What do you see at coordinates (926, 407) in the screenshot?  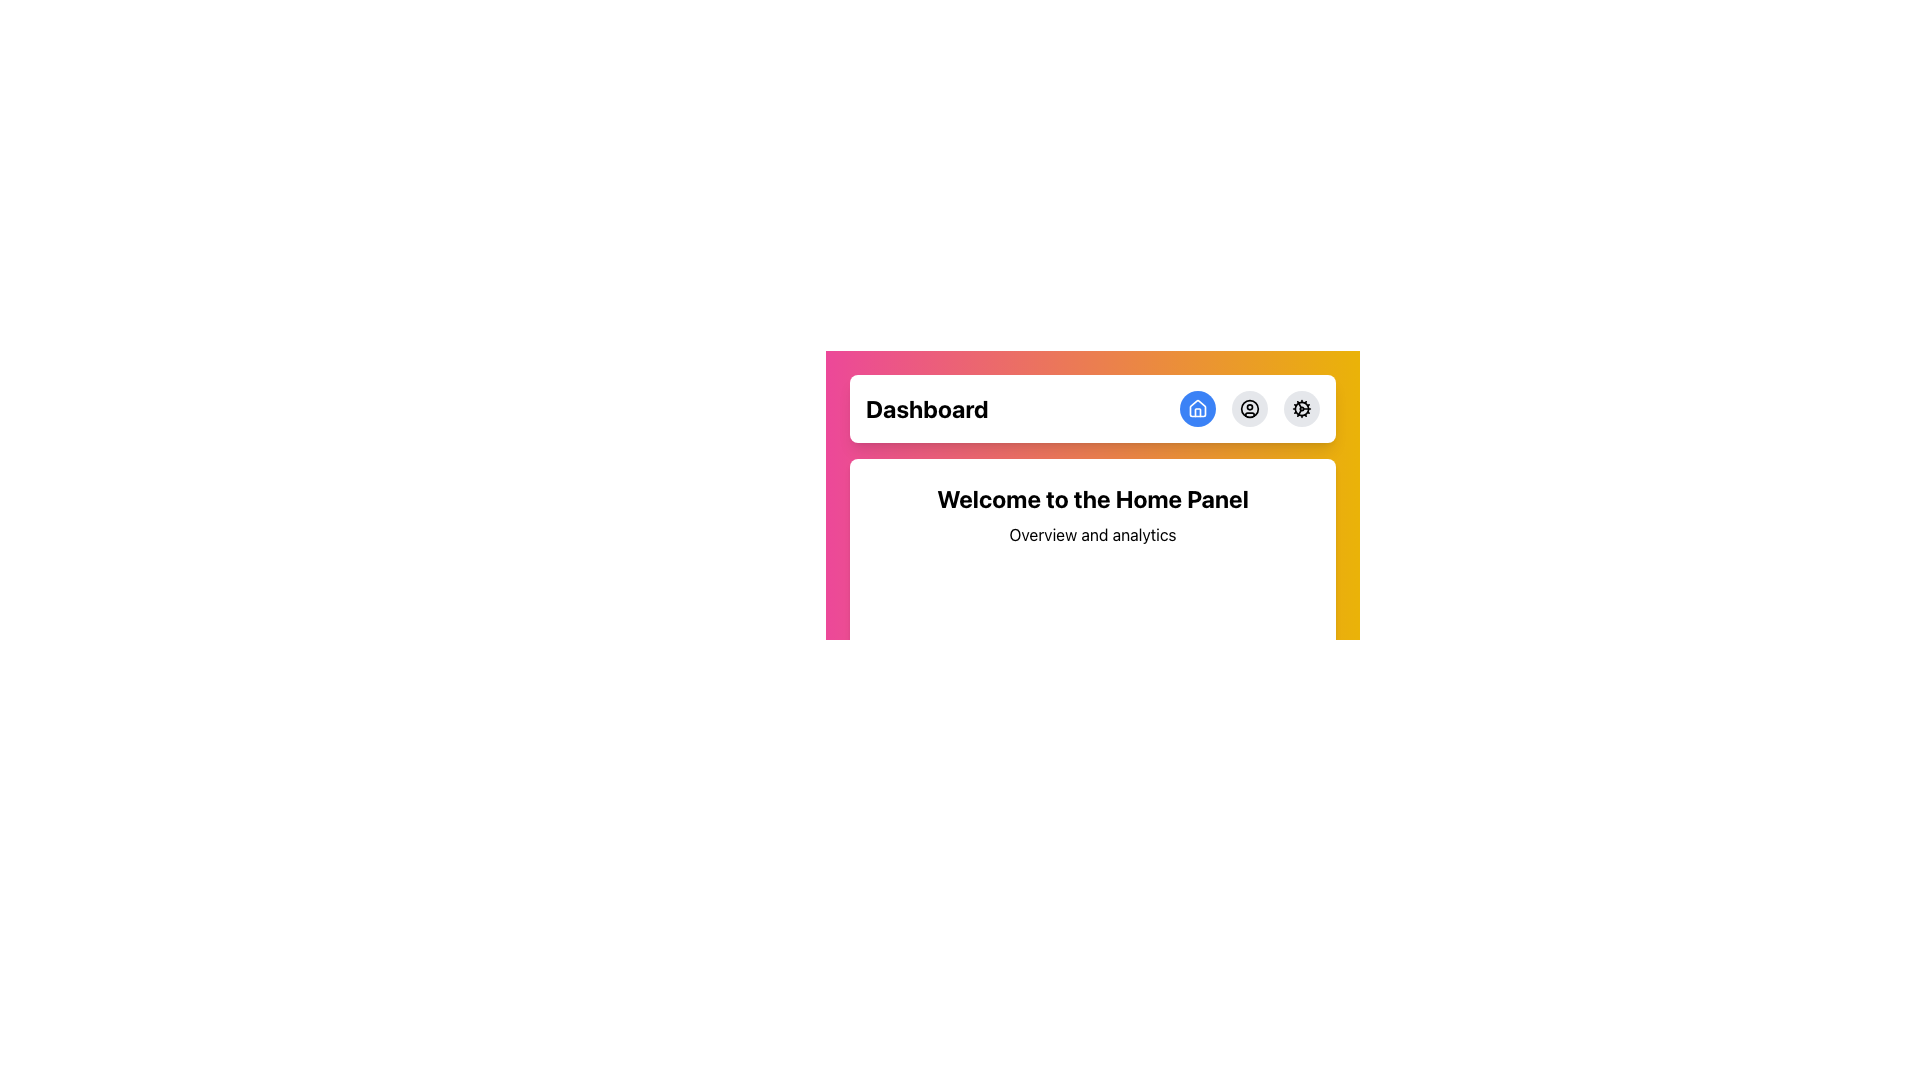 I see `the title or heading text located at the top-left section of the horizontal bar, which provides context for the current section of the application` at bounding box center [926, 407].